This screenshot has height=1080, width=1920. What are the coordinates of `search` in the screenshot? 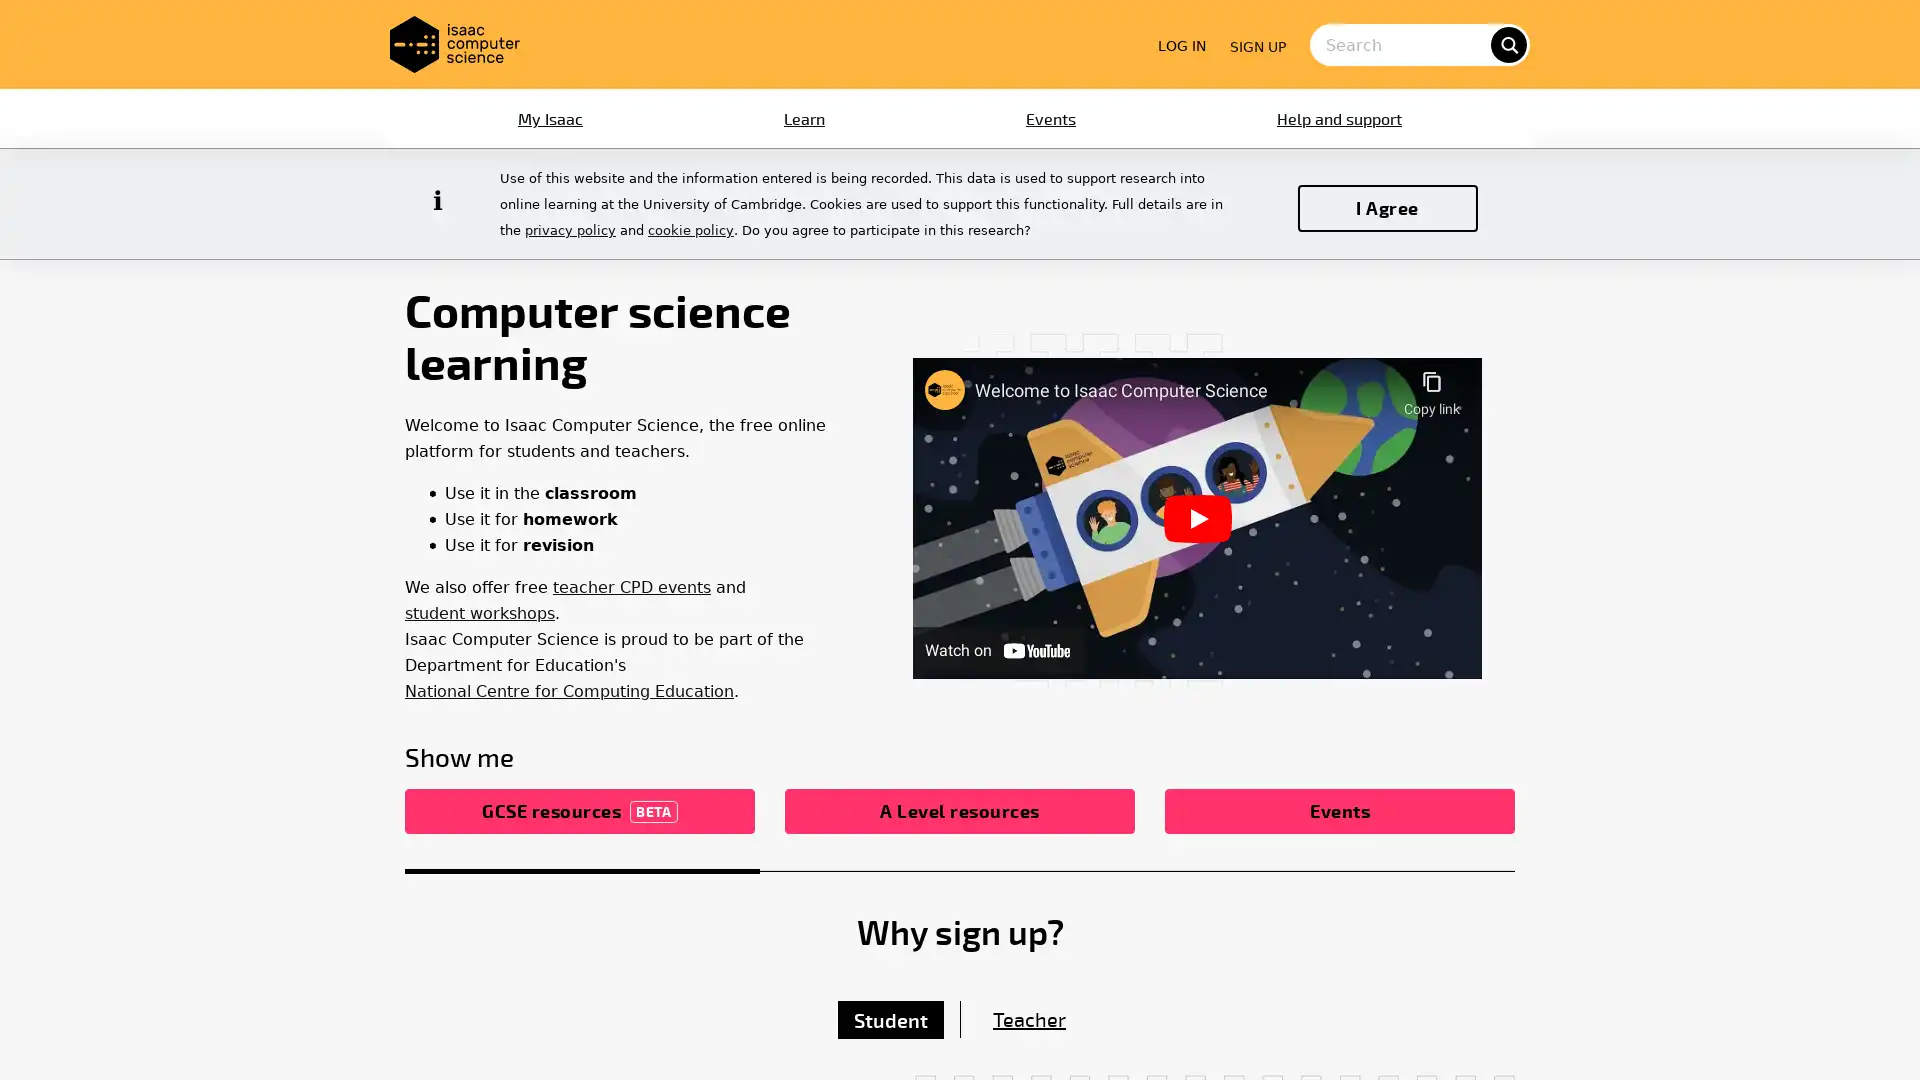 It's located at (1507, 43).